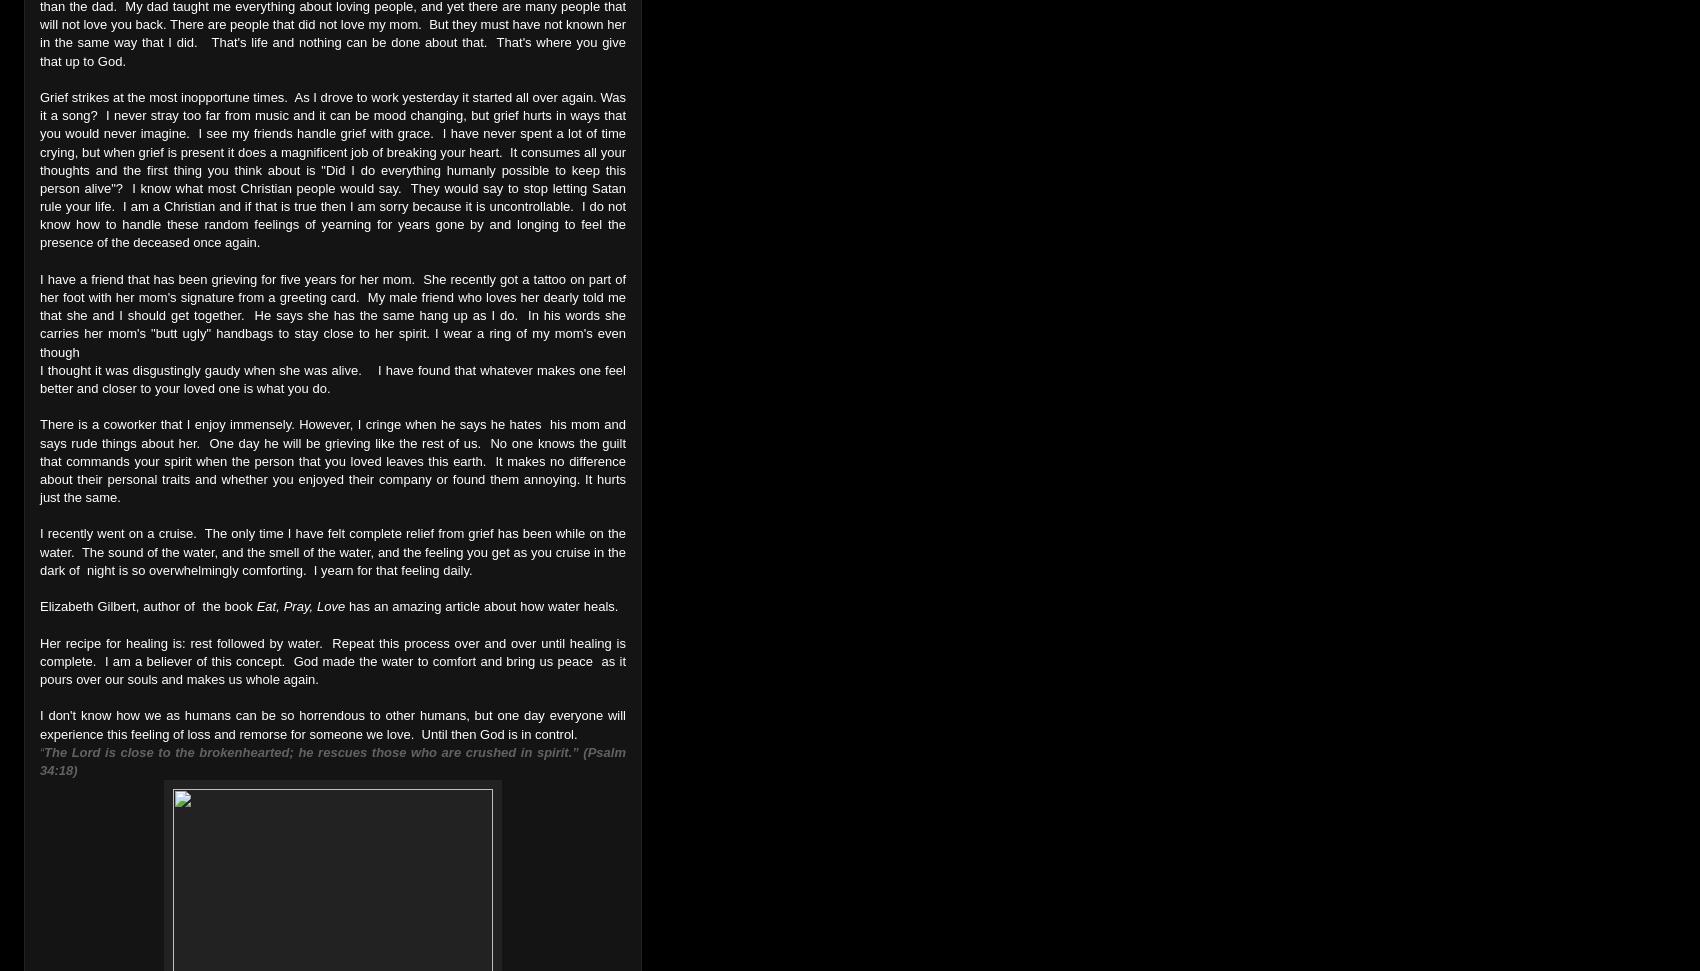 The width and height of the screenshot is (1700, 971). What do you see at coordinates (332, 461) in the screenshot?
I see `'There is a coworker that I enjoy immensely. However, I cringe when he says he hates  his mom and says rude things about her.  One day he will be grieving like the rest of us.  No one knows the guilt that commands your spirit when the person that you loved leaves this earth.  It makes no difference about their personal traits and whether you enjoyed their company or found them annoying. It hurts just the same.'` at bounding box center [332, 461].